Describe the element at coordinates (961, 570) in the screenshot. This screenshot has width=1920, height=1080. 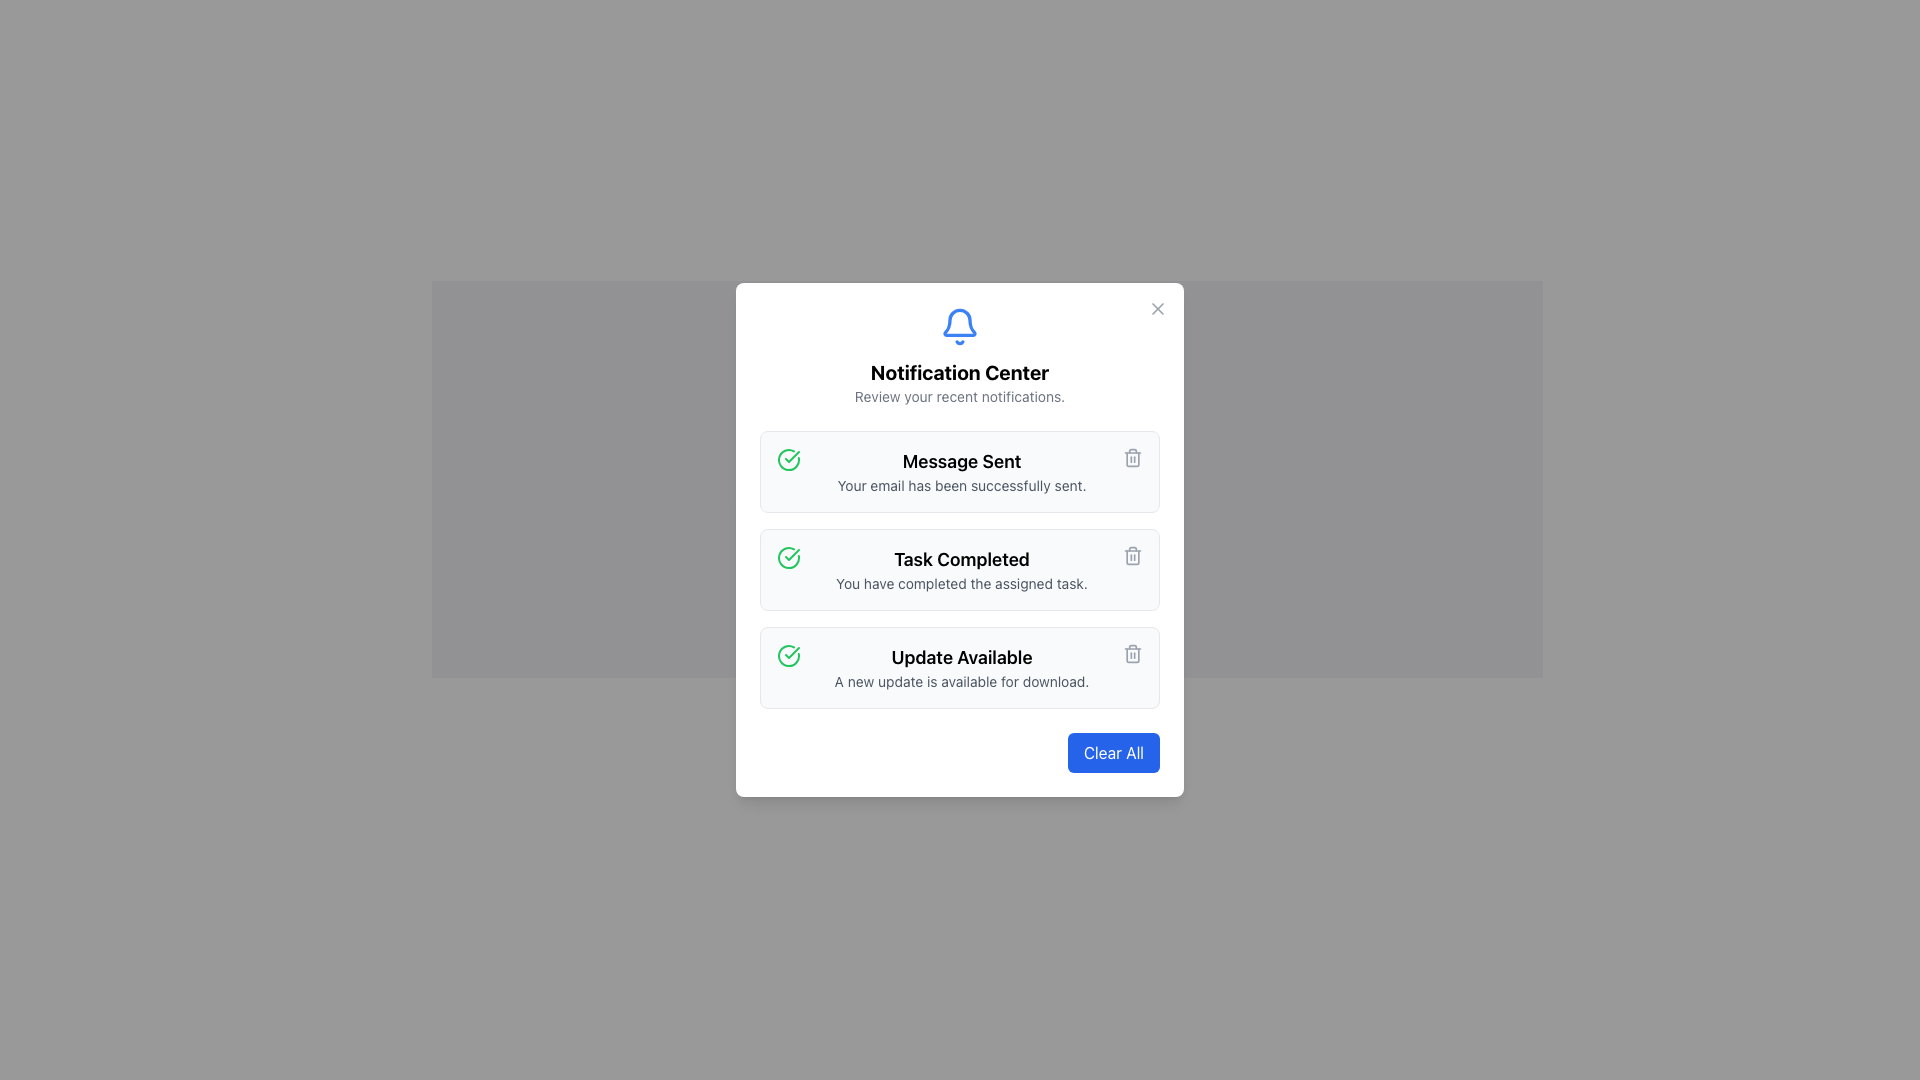
I see `the text section displaying 'Task Completed' and 'You have completed the assigned task.' located in the central section of the notification` at that location.